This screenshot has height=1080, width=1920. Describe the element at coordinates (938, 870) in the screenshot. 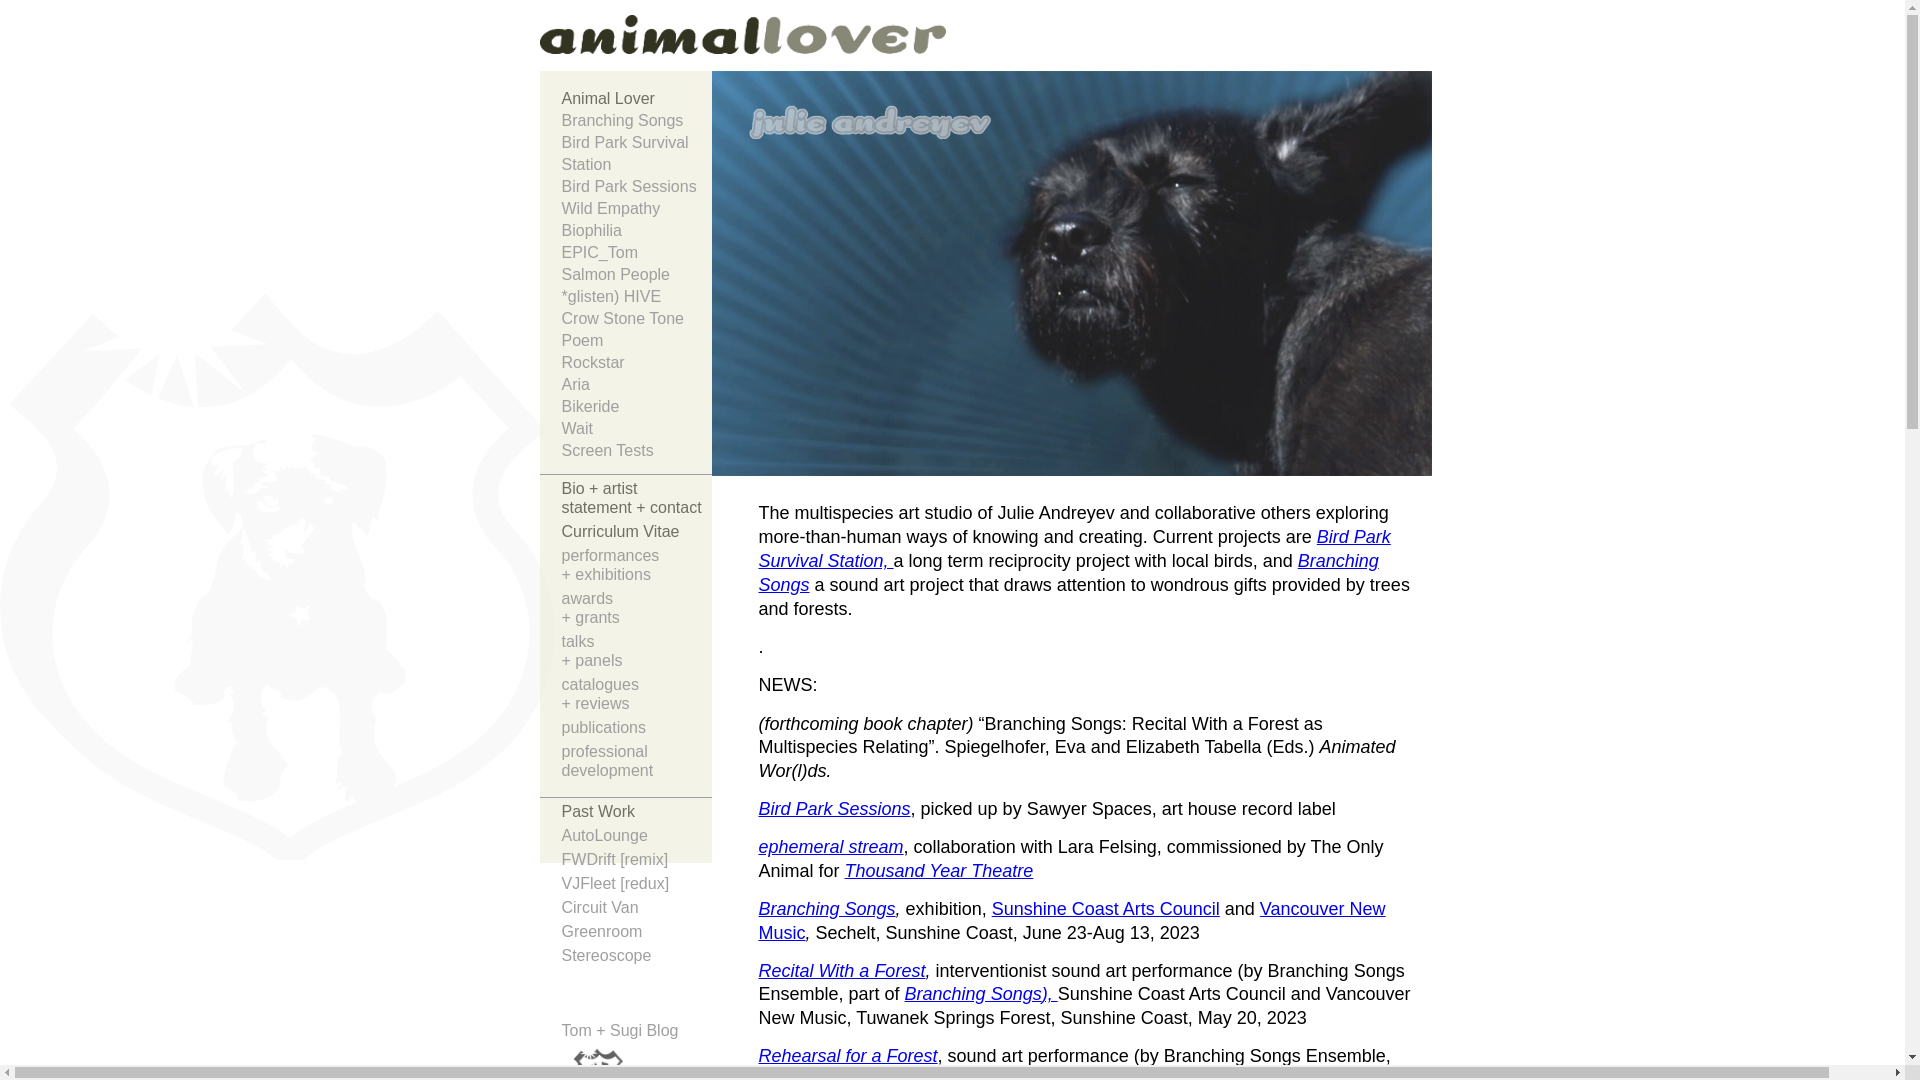

I see `'Thousand Year Theatre'` at that location.